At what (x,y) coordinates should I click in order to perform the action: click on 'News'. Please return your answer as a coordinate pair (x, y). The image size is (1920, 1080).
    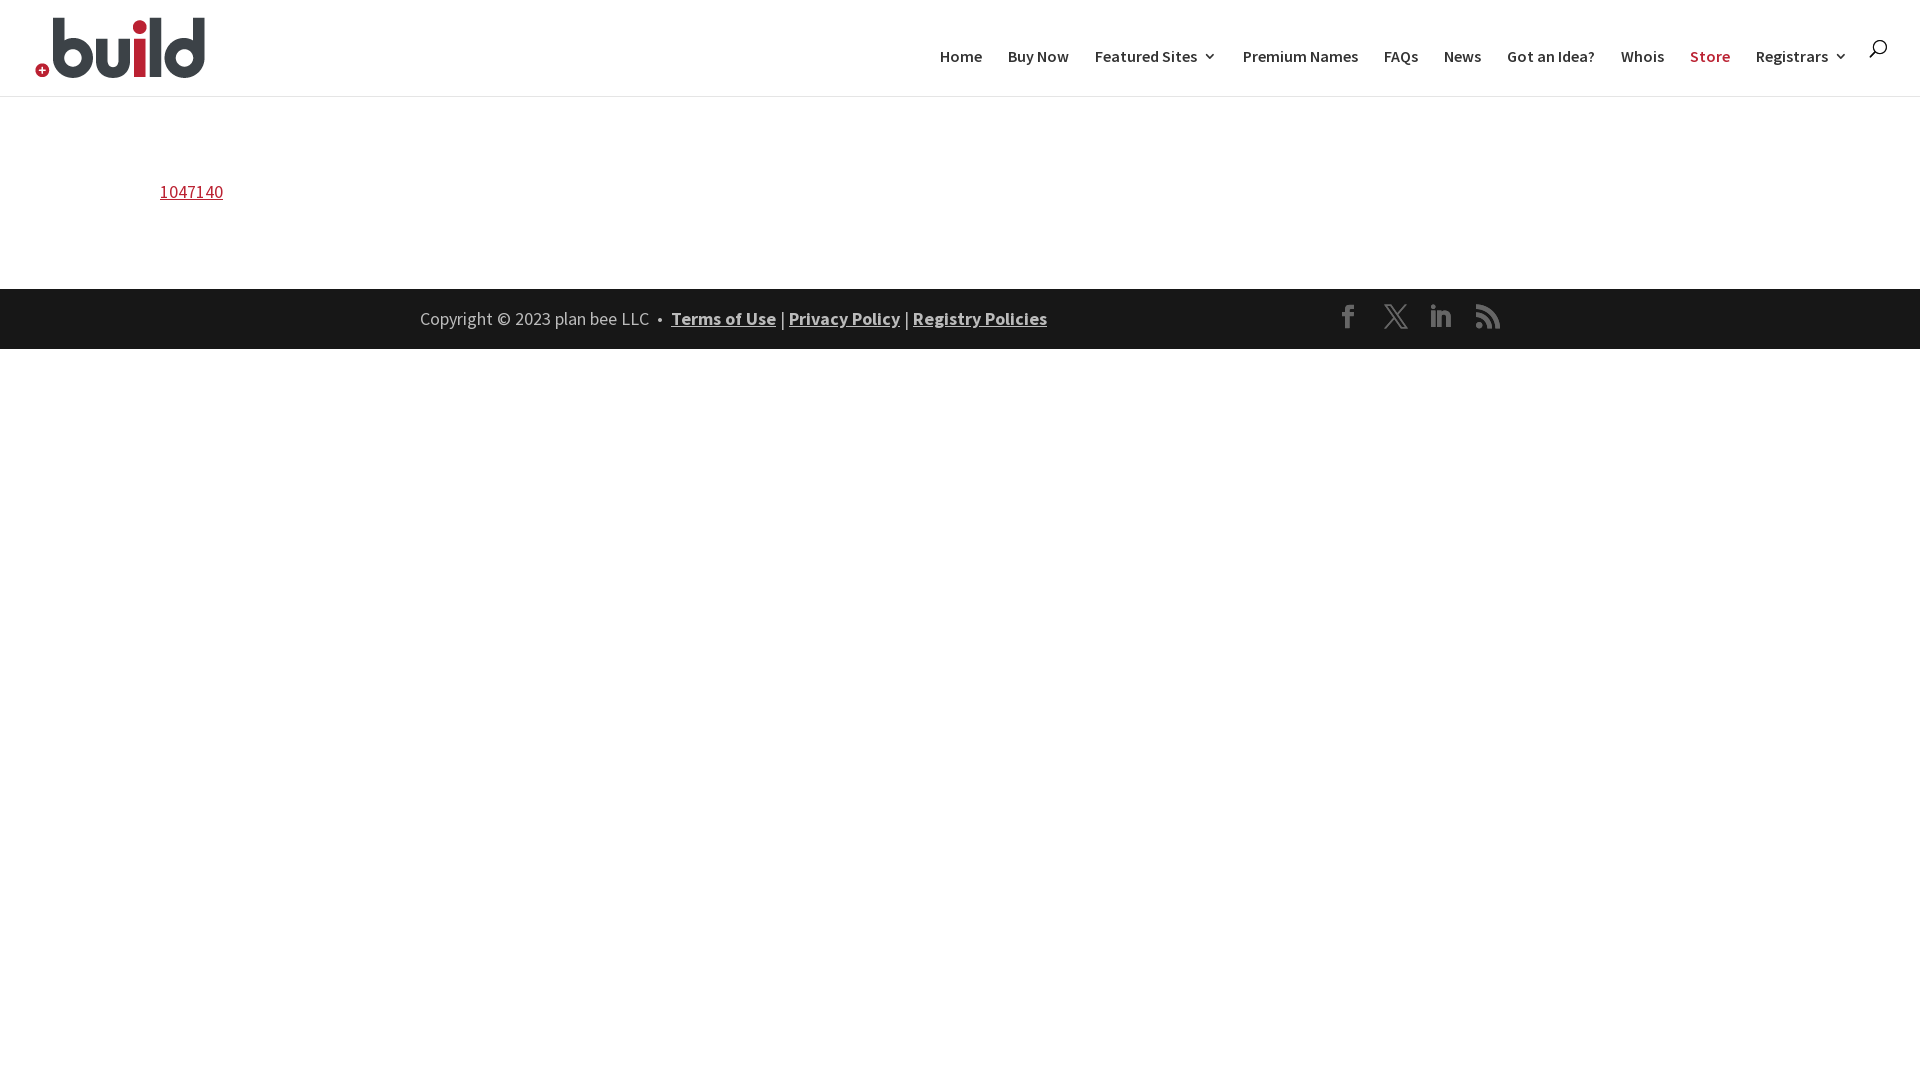
    Looking at the image, I should click on (1462, 71).